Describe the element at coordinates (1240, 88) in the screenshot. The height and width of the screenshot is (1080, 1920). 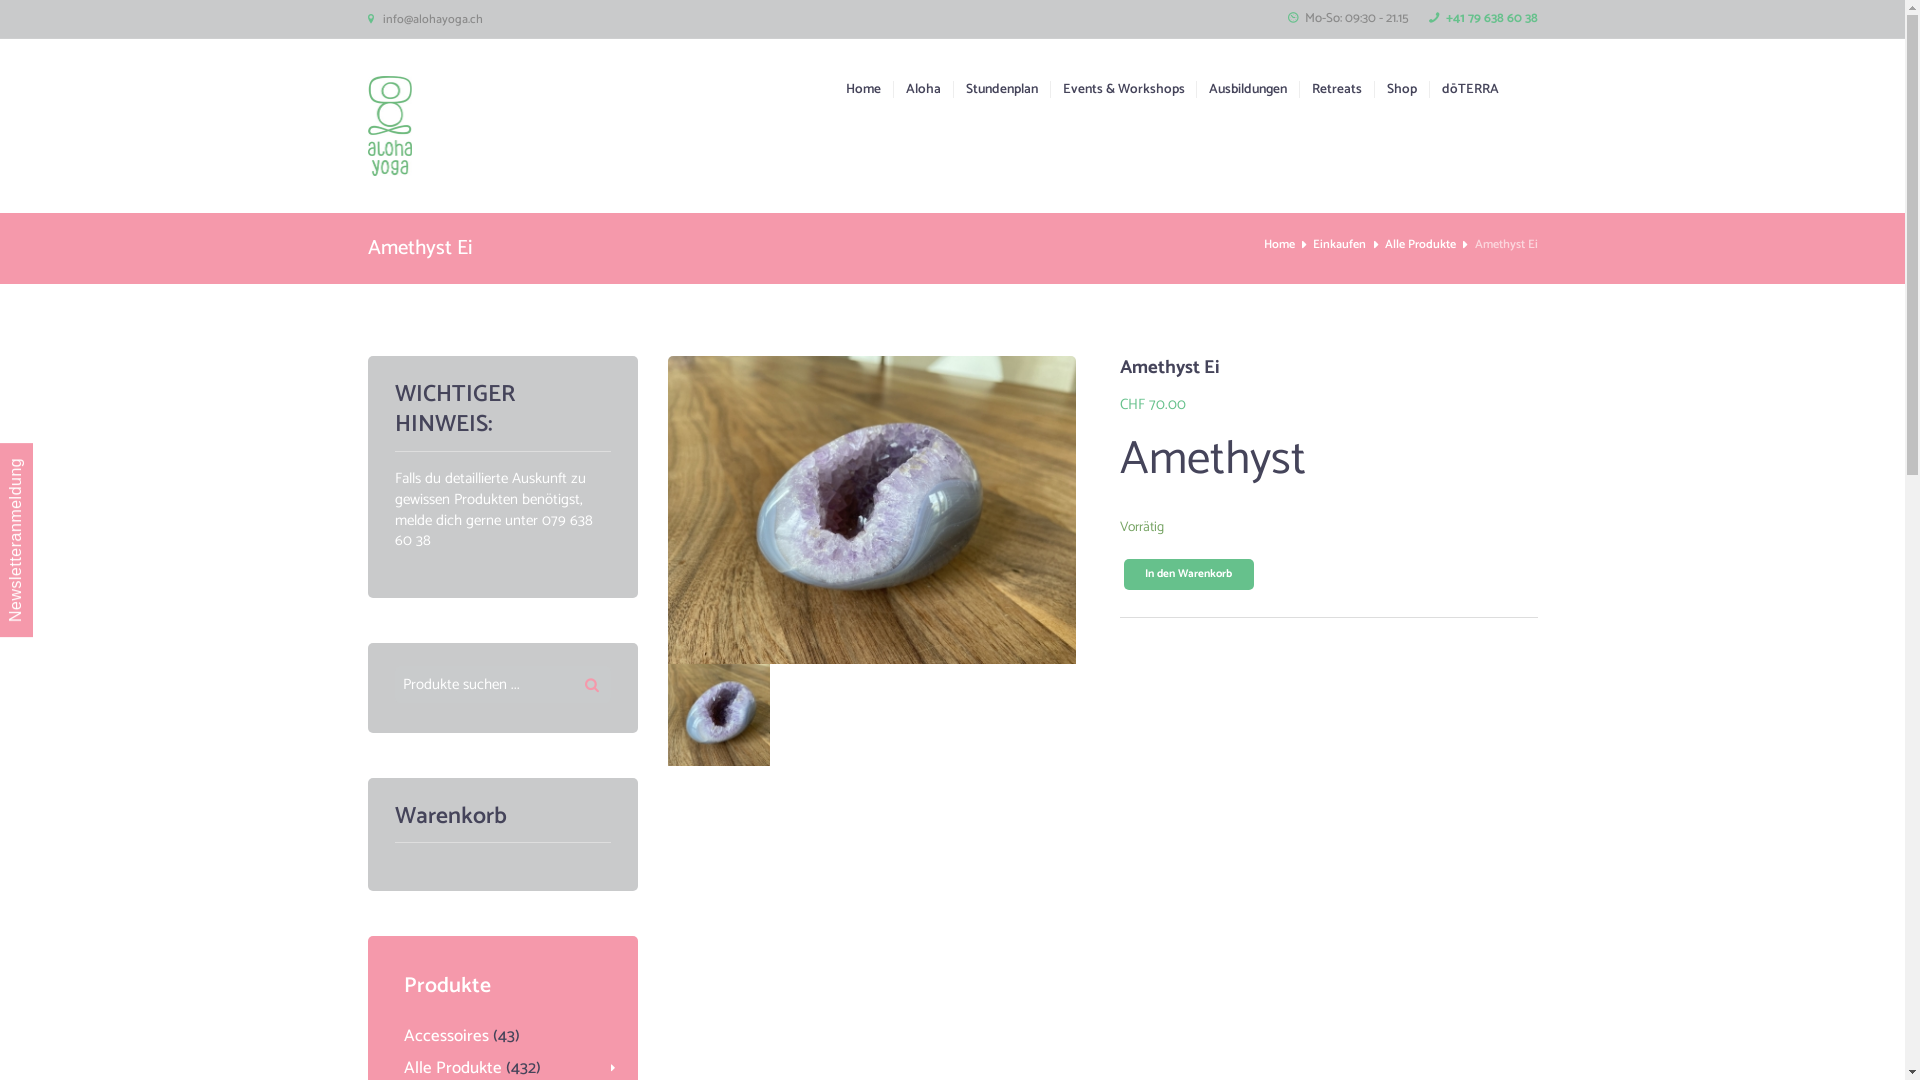
I see `'Ausbildungen'` at that location.